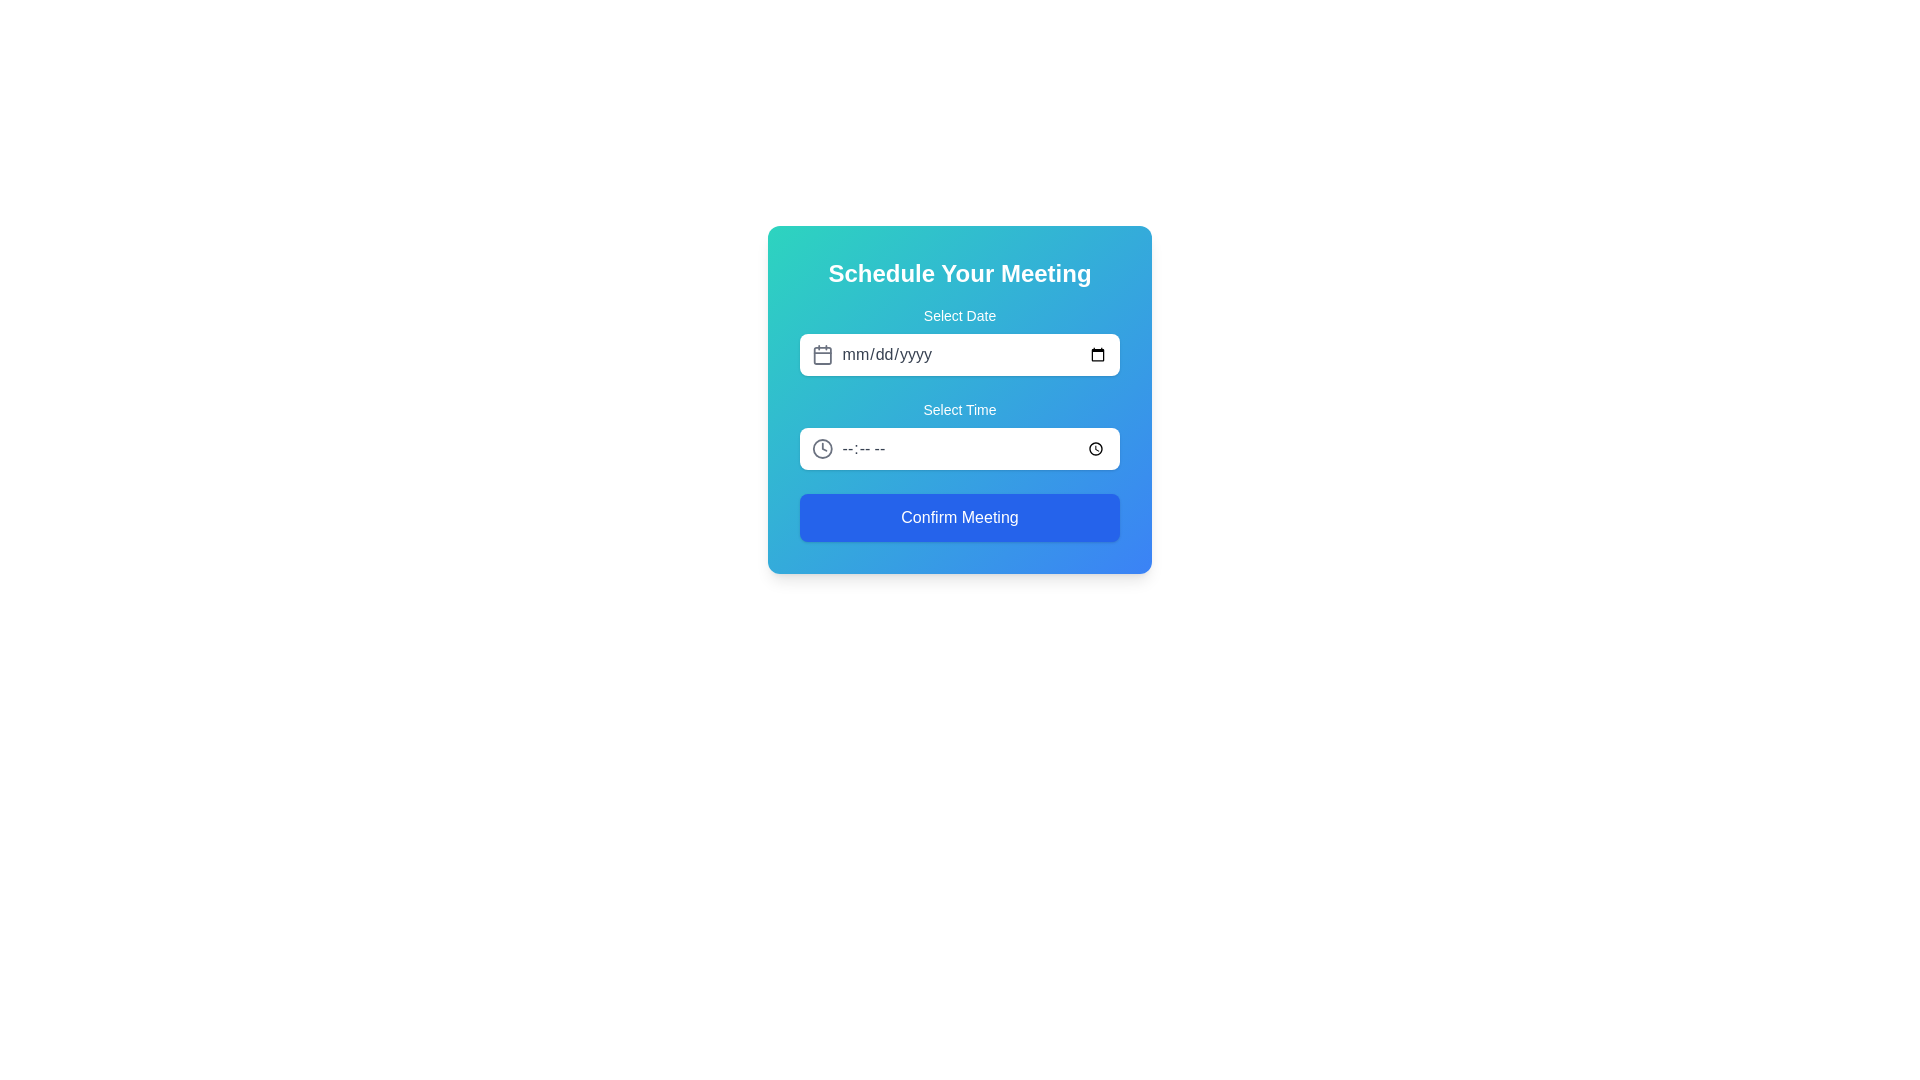  I want to click on the circular gray clock icon with a thin border, positioned to the left of the 'Select Time' placeholder text, so click(822, 447).